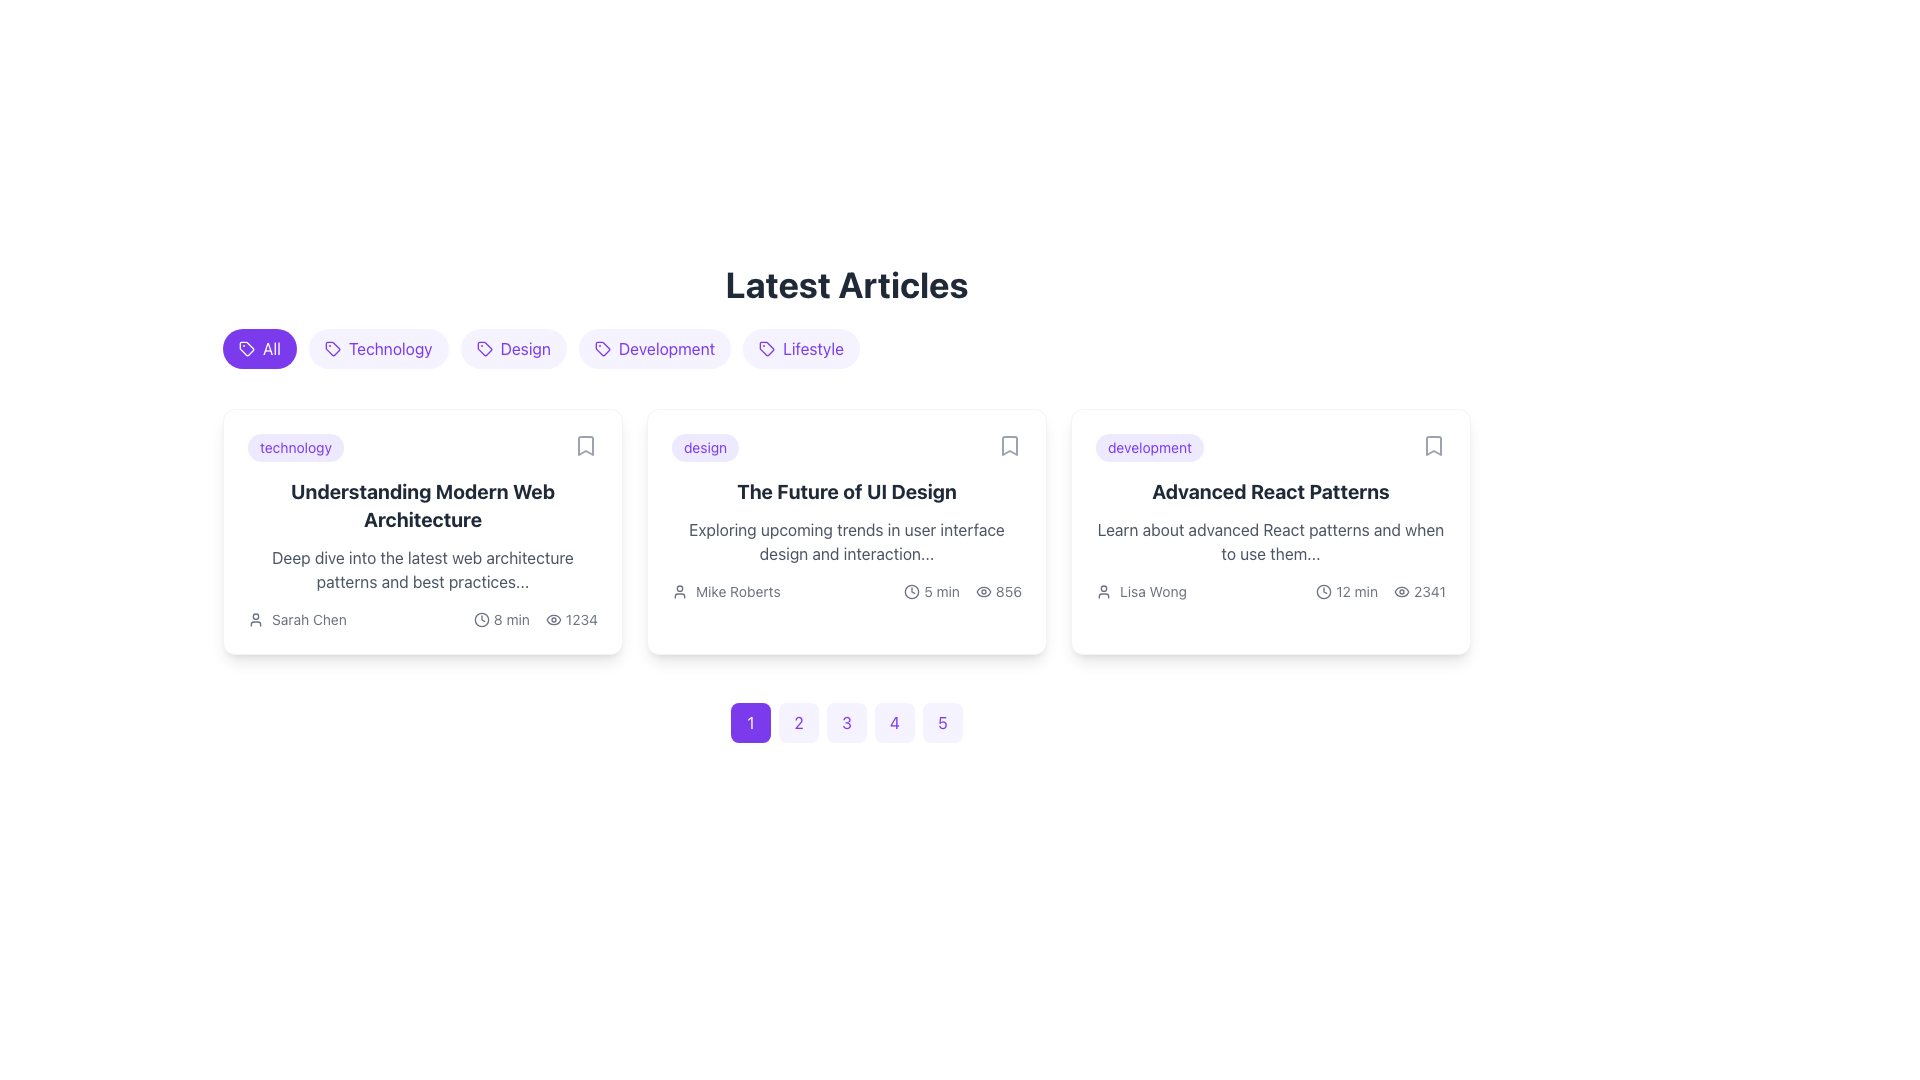 The height and width of the screenshot is (1080, 1920). What do you see at coordinates (1009, 445) in the screenshot?
I see `the bookmark indicator SVG graphic icon located at the top-right corner of the card labeled 'The Future of UI Design.'` at bounding box center [1009, 445].